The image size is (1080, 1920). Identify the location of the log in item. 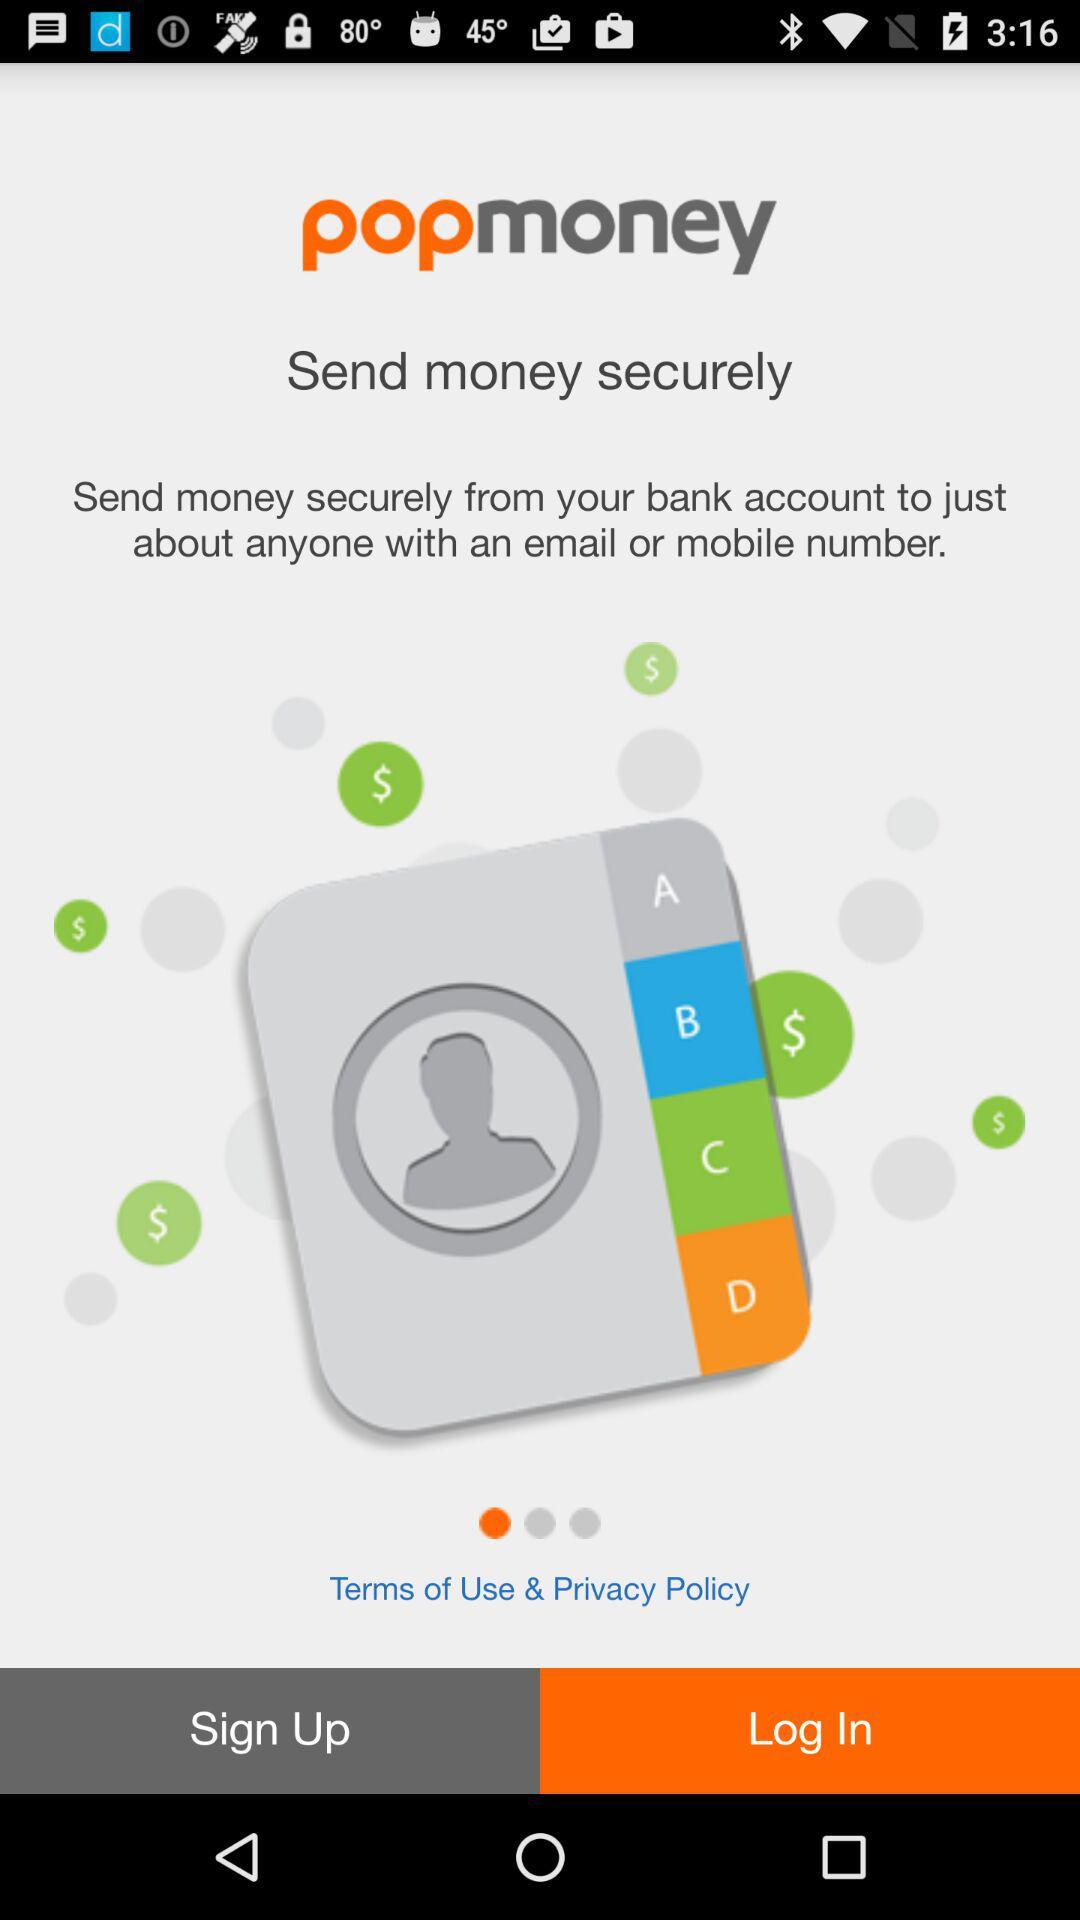
(810, 1730).